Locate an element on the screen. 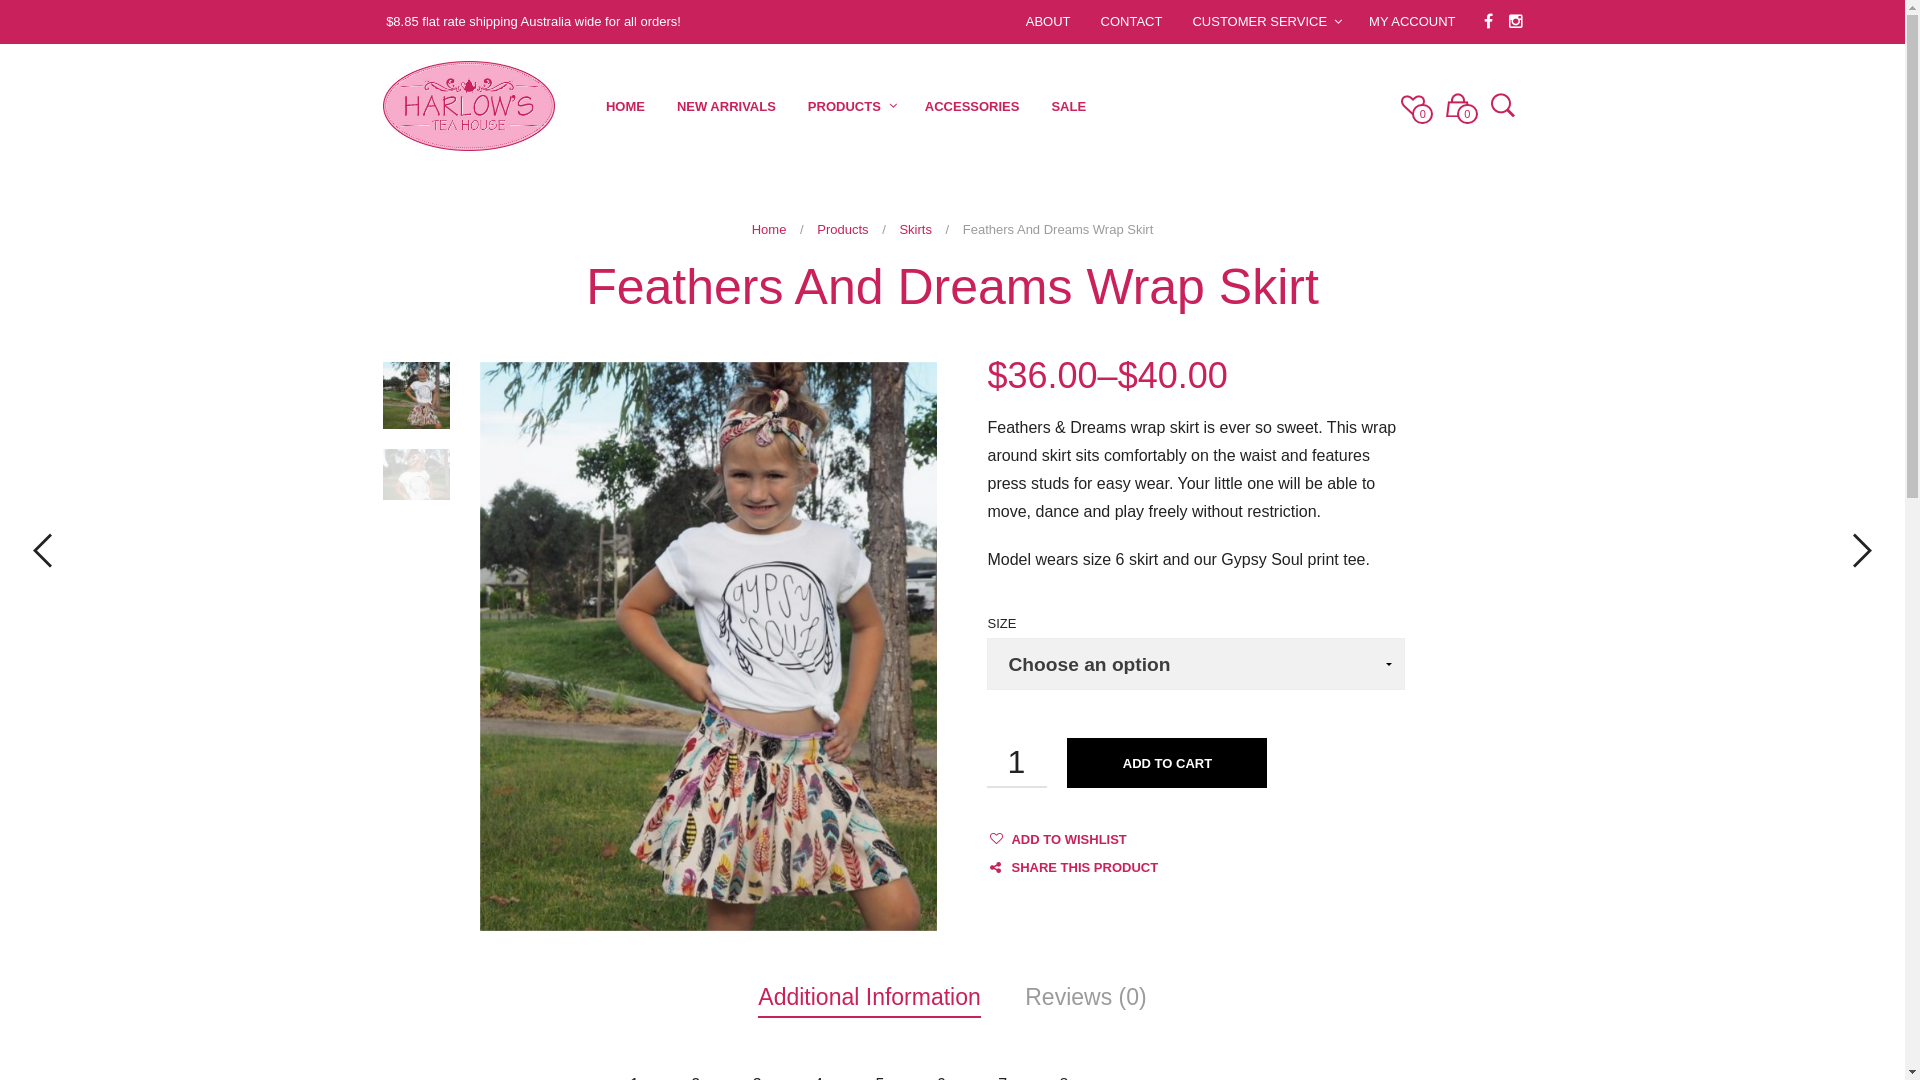 The height and width of the screenshot is (1080, 1920). 'Skirts' is located at coordinates (914, 228).